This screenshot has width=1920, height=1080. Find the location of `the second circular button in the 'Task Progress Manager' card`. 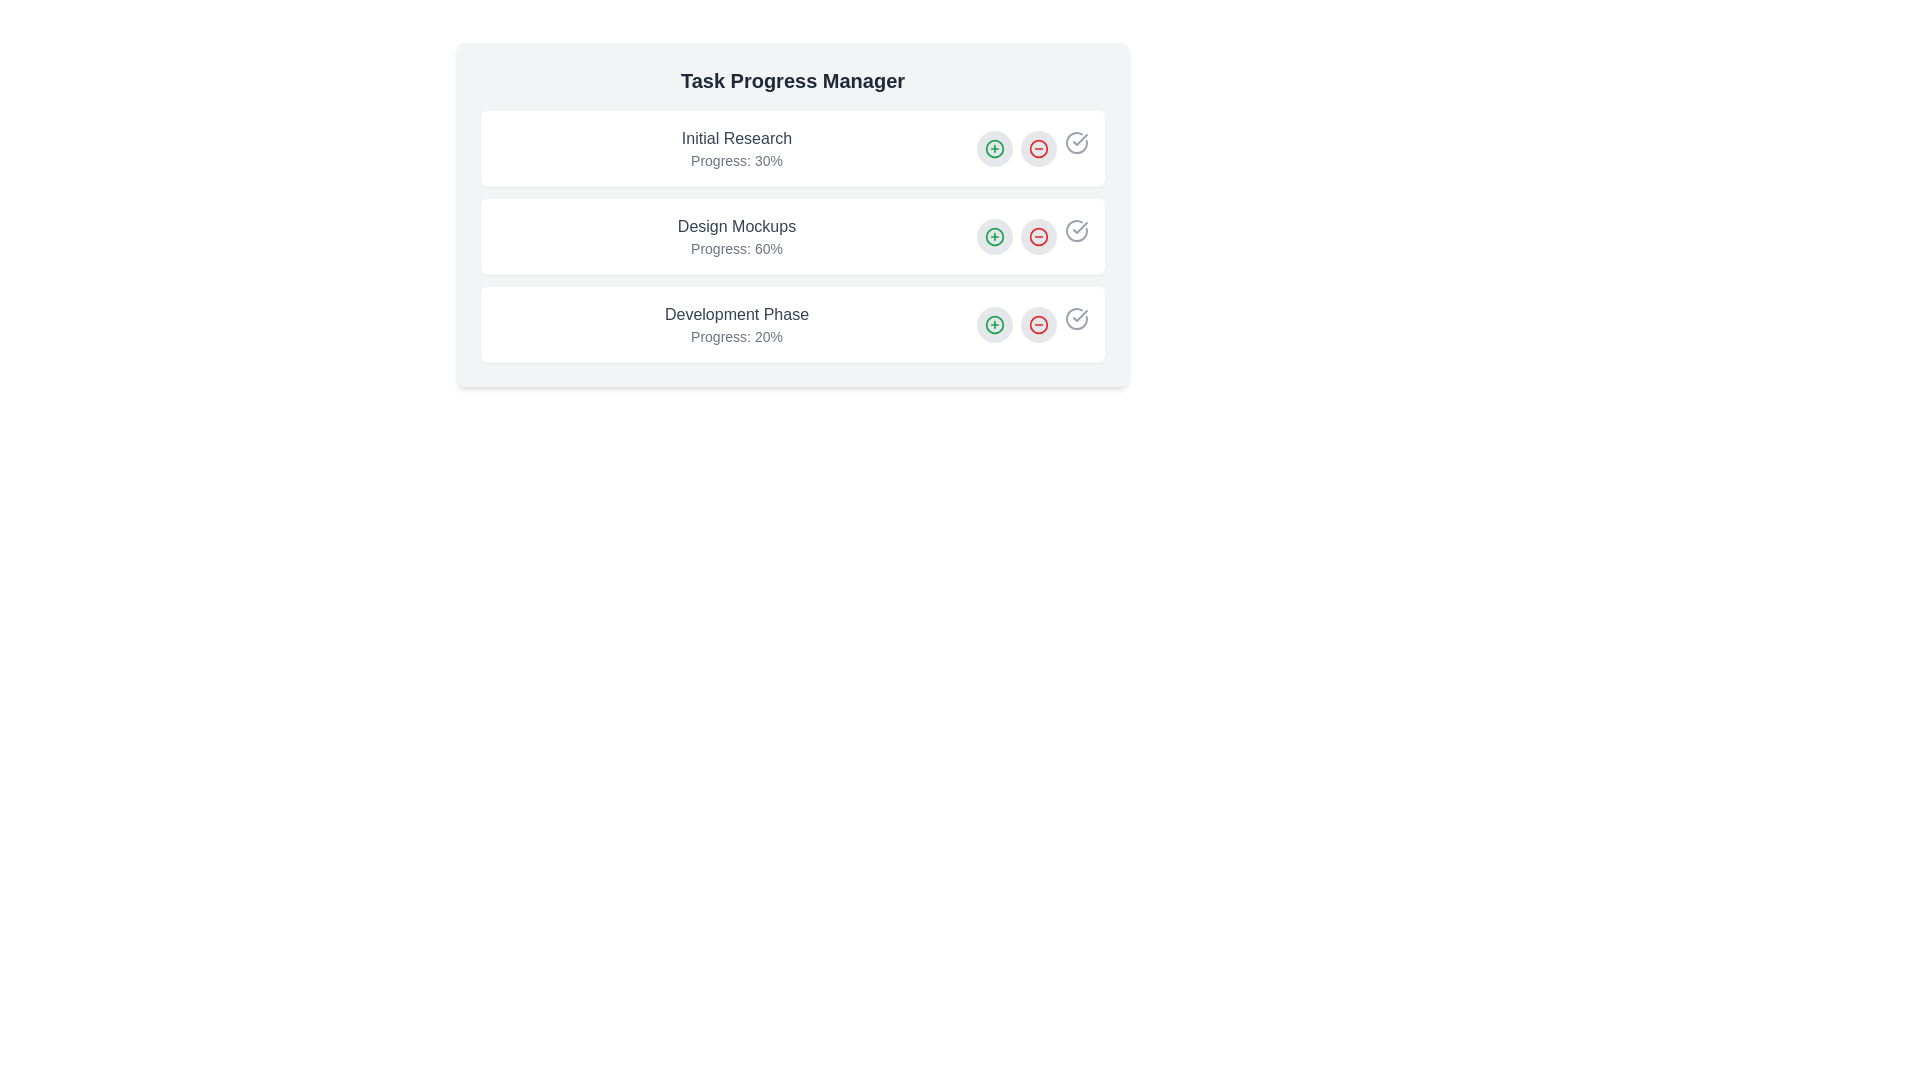

the second circular button in the 'Task Progress Manager' card is located at coordinates (1032, 148).